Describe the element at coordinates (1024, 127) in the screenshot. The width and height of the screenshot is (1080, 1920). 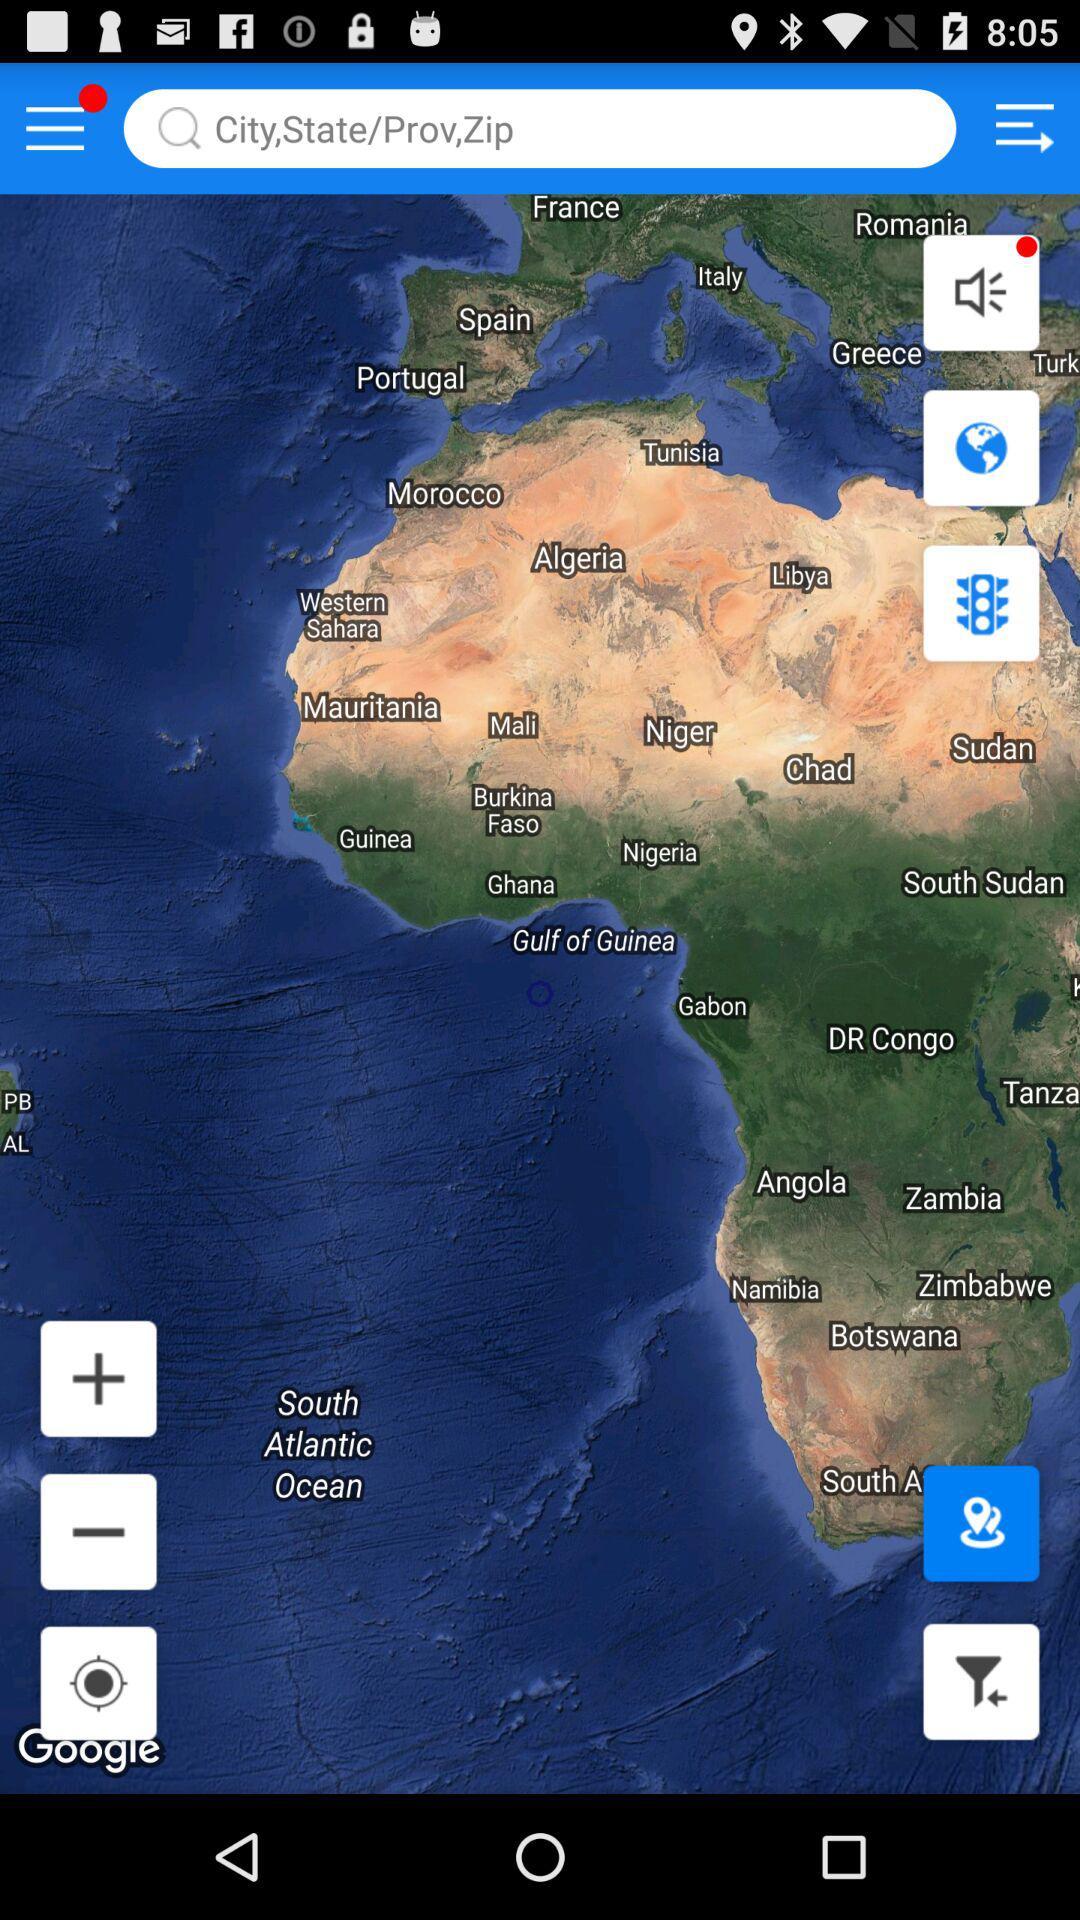
I see `setting button` at that location.